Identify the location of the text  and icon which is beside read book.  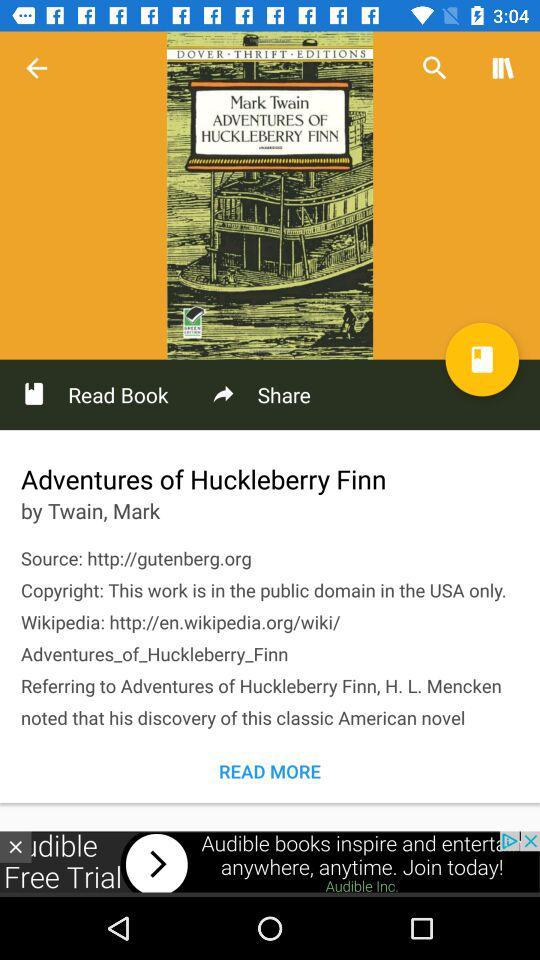
(260, 394).